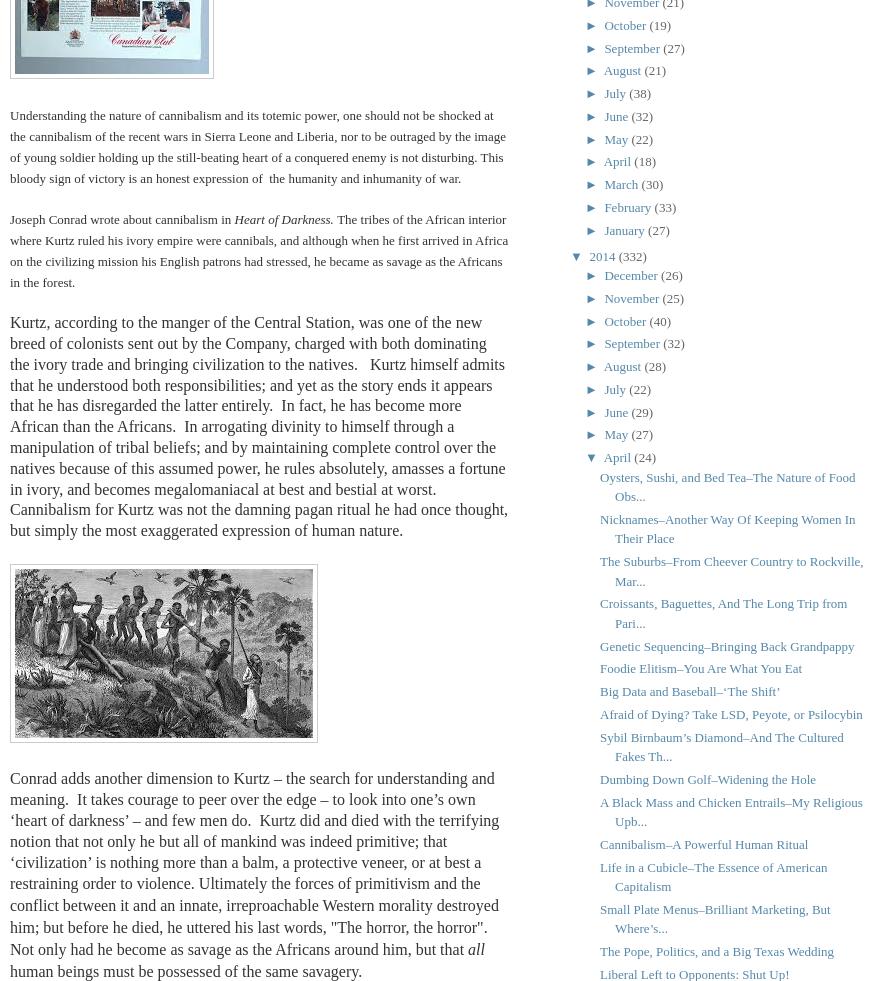 Image resolution: width=880 pixels, height=981 pixels. Describe the element at coordinates (634, 160) in the screenshot. I see `'(18)'` at that location.